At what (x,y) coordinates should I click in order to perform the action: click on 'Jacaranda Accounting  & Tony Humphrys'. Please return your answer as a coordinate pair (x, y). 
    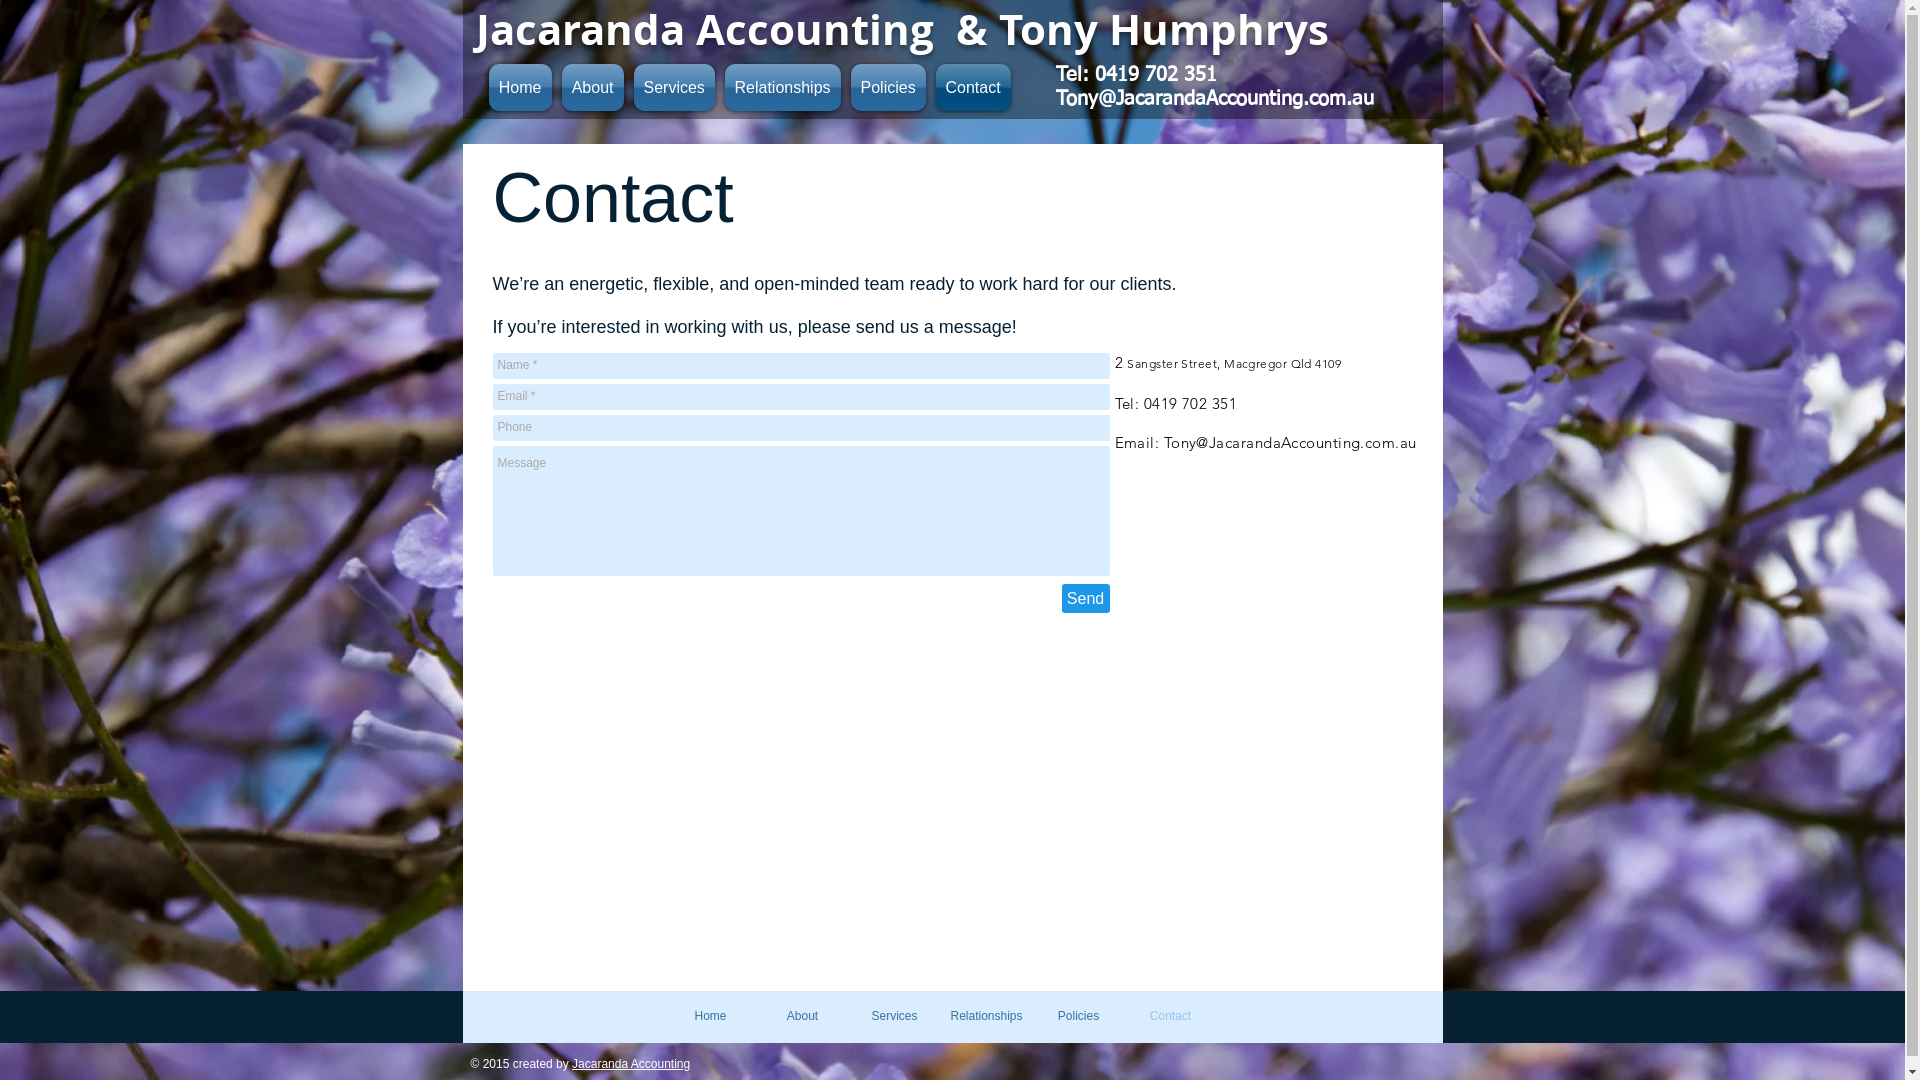
    Looking at the image, I should click on (901, 29).